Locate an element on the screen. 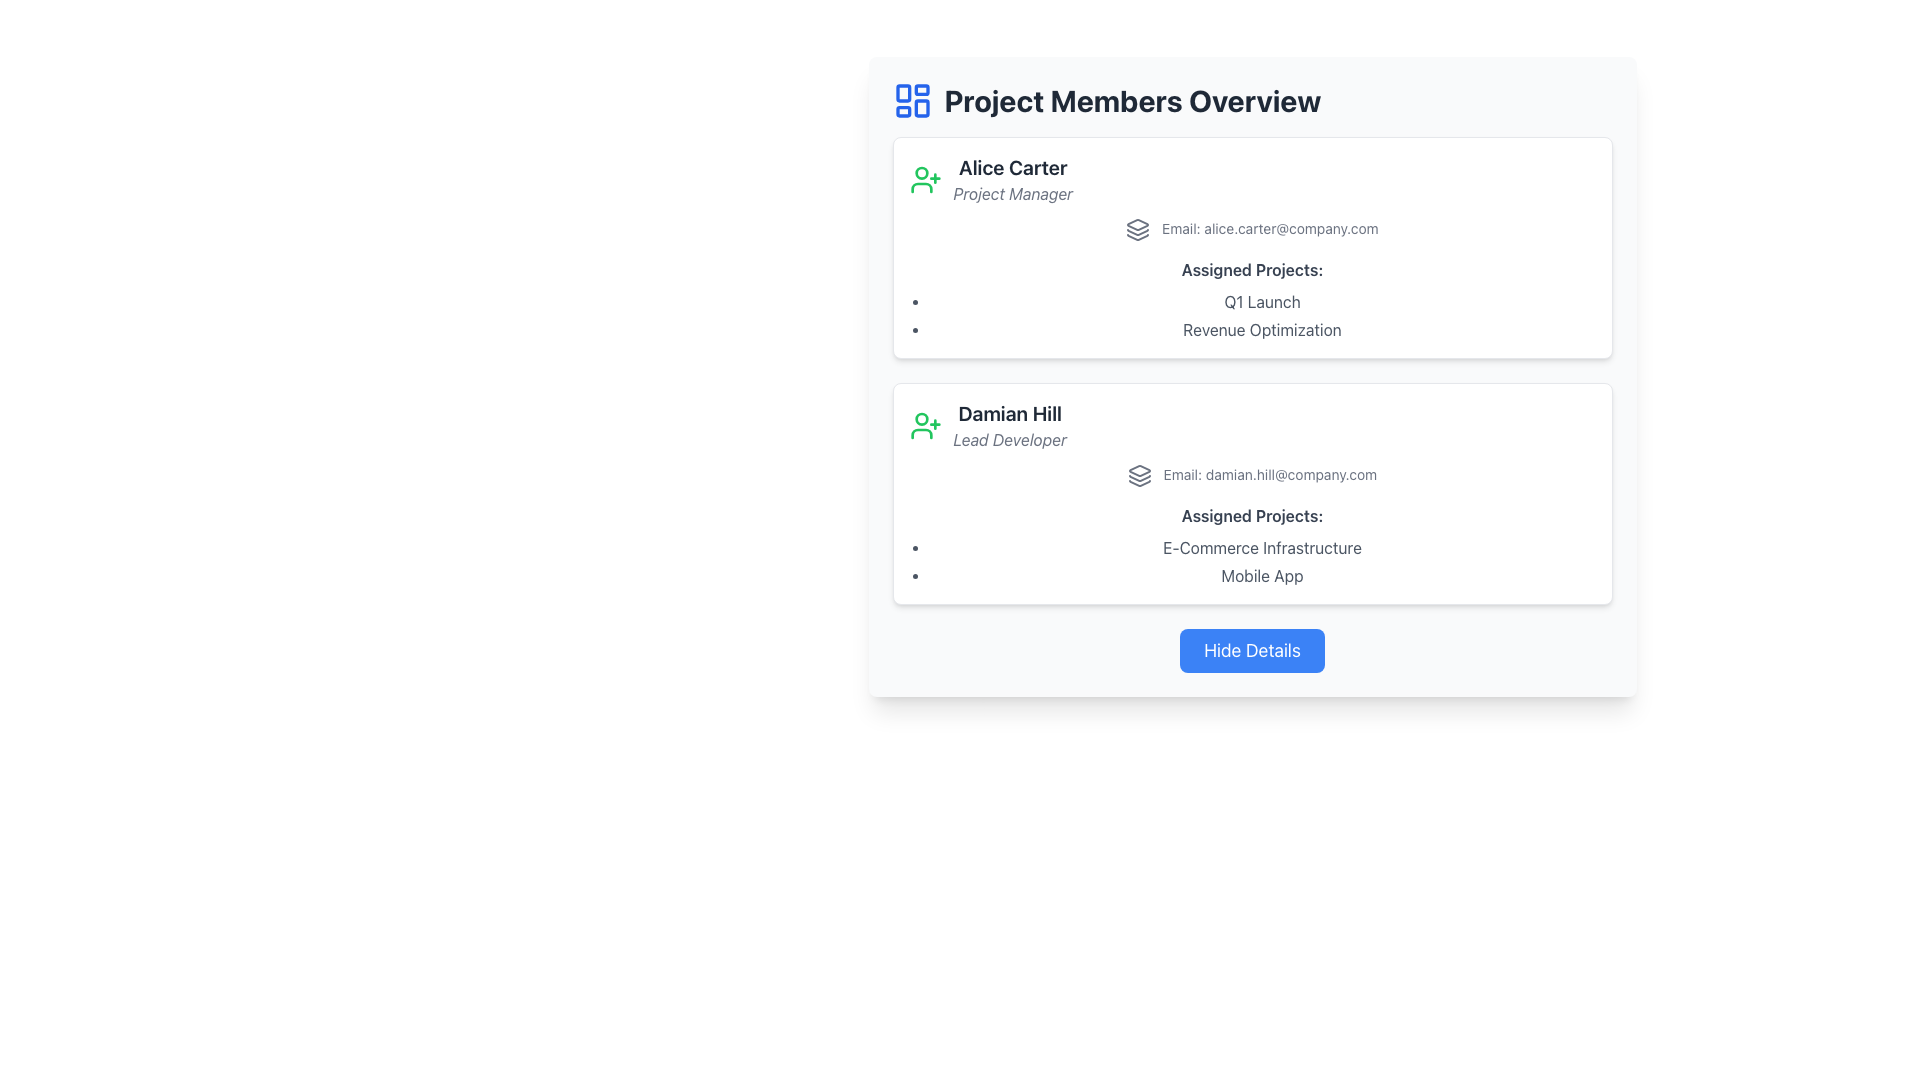 The width and height of the screenshot is (1920, 1080). the 'Q1 Launch' label in the 'Assigned Projects:' section of Alice Carter's profile card is located at coordinates (1261, 301).